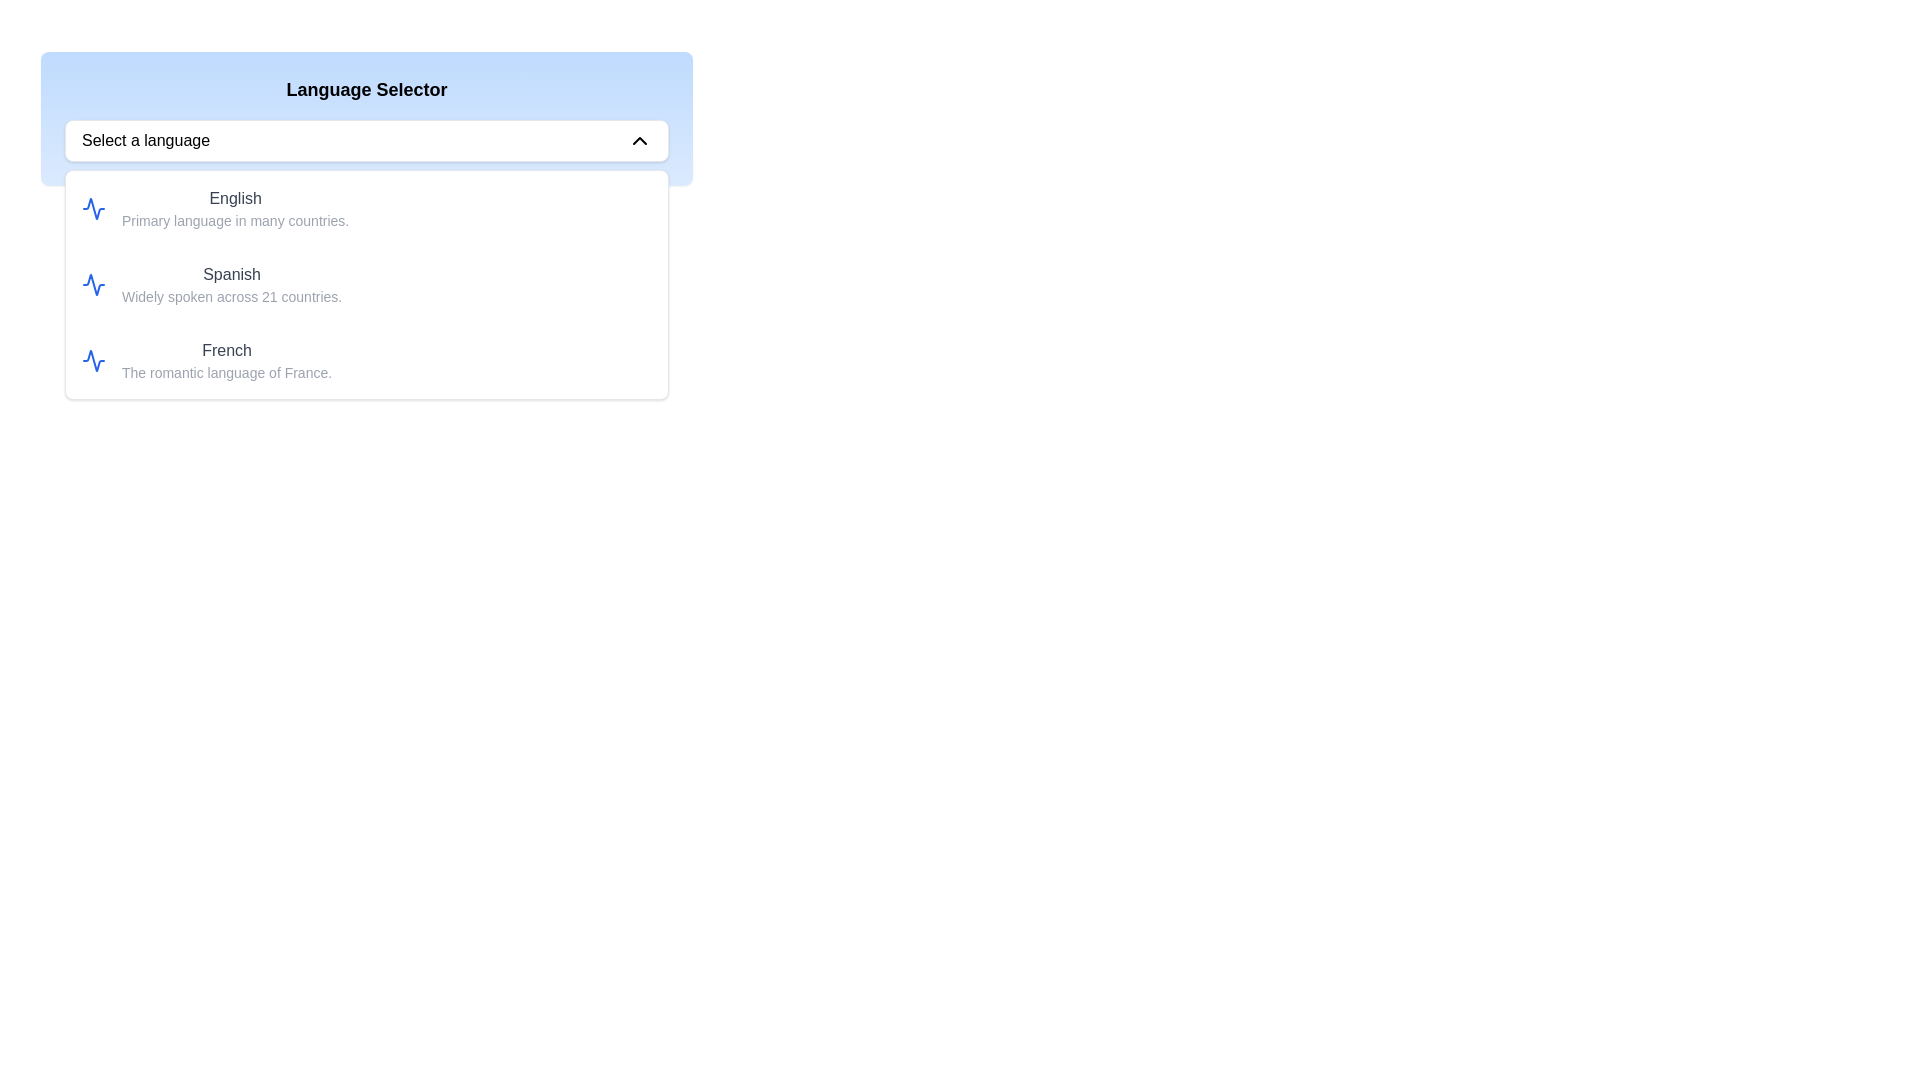  What do you see at coordinates (366, 285) in the screenshot?
I see `the 'Spanish' option in the dropdown menu labeled 'Language Selector'` at bounding box center [366, 285].